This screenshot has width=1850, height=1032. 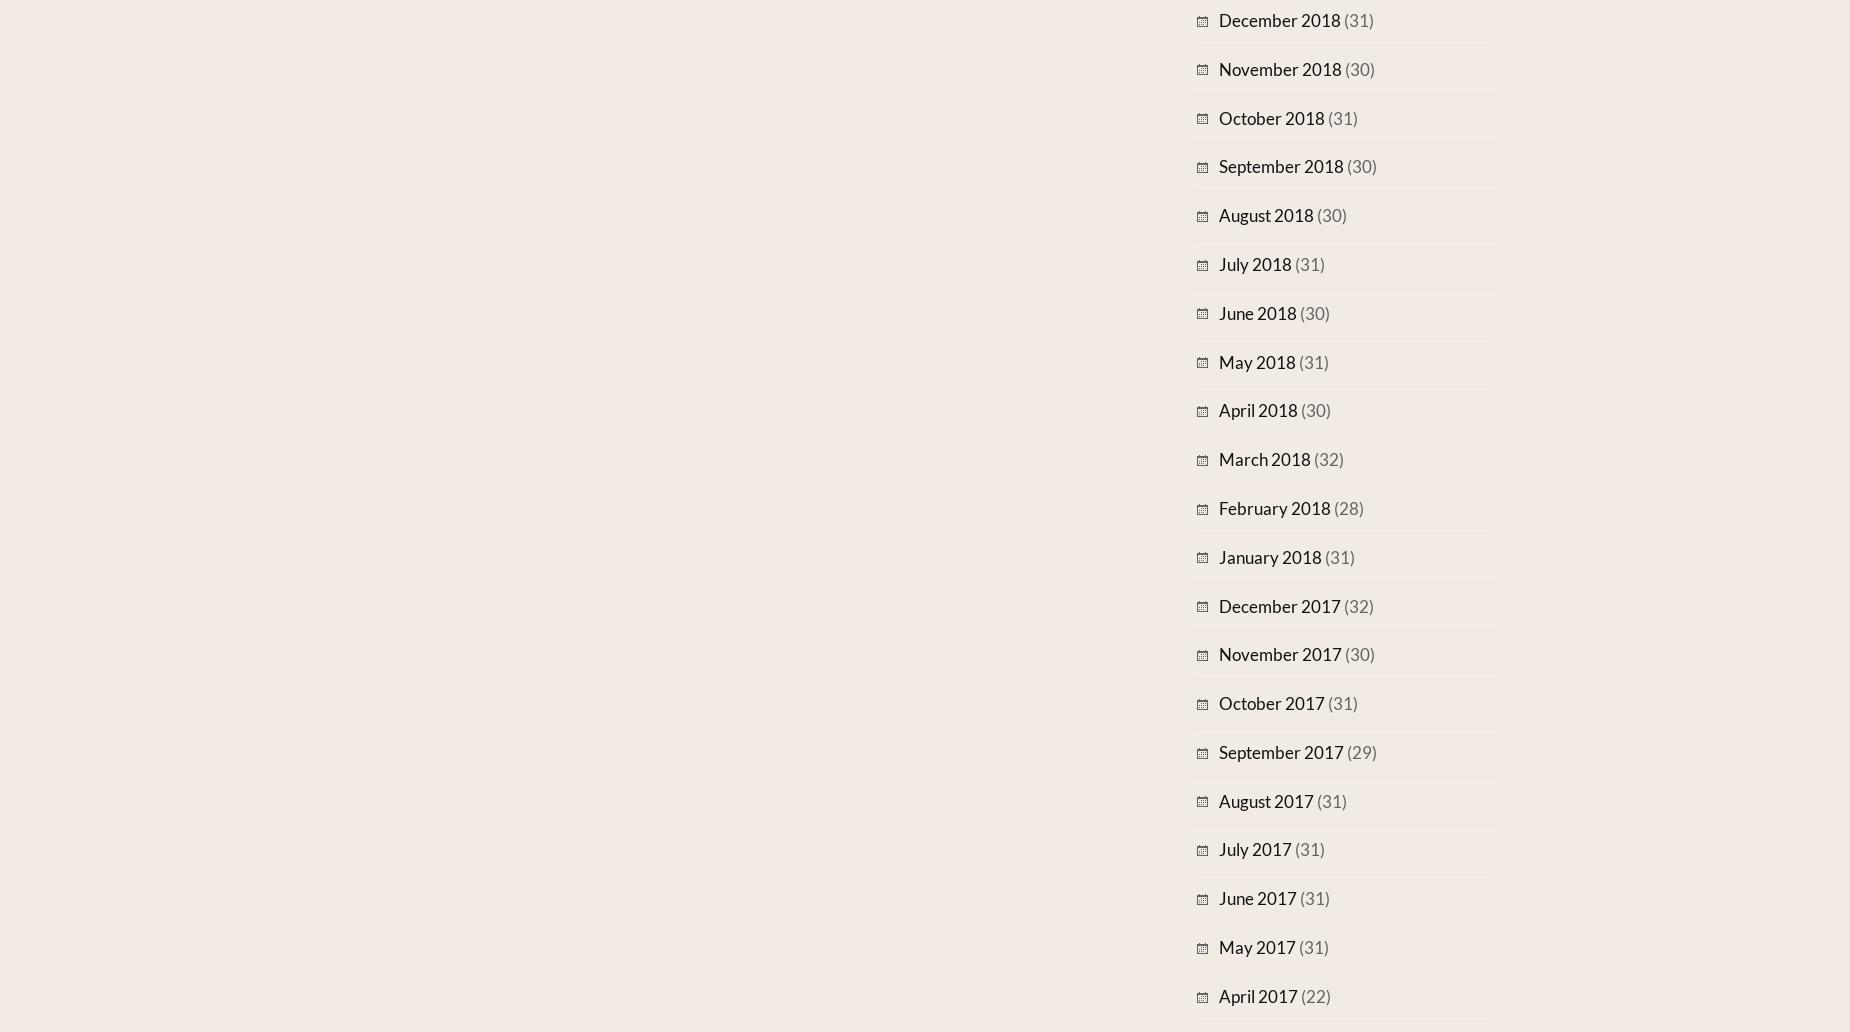 I want to click on 'January 2018', so click(x=1269, y=556).